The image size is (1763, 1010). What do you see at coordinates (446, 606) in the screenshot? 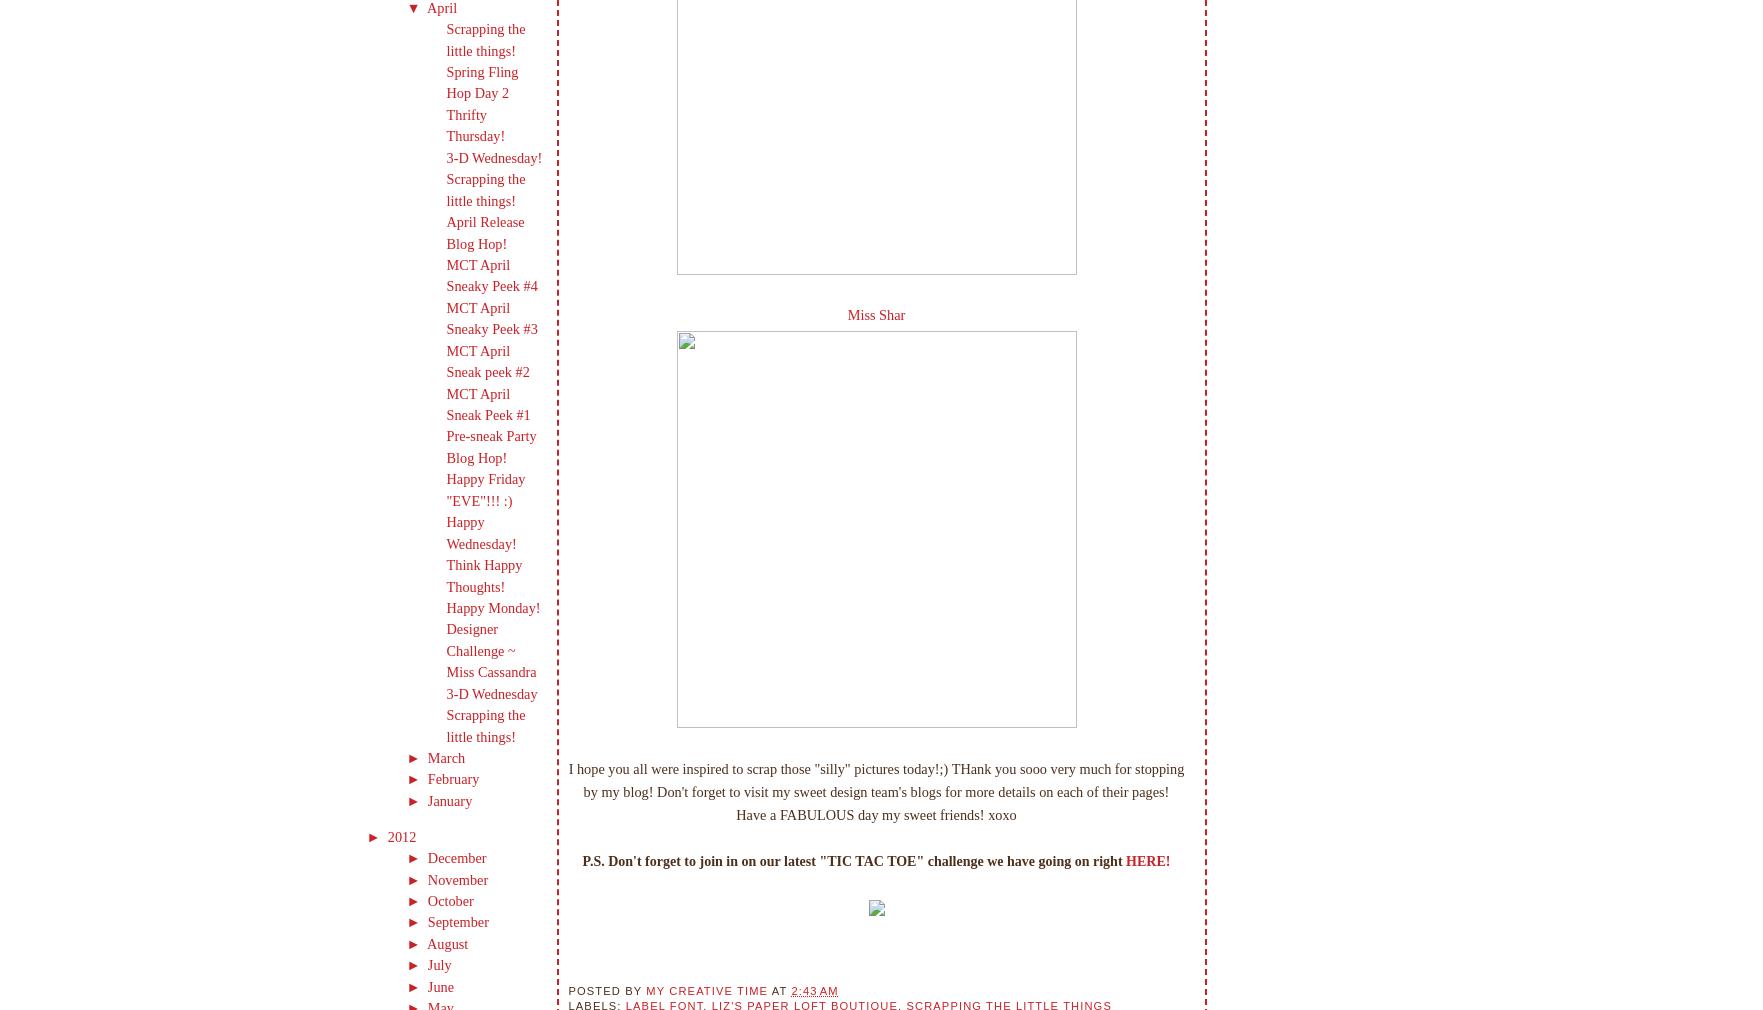
I see `'Happy Monday!'` at bounding box center [446, 606].